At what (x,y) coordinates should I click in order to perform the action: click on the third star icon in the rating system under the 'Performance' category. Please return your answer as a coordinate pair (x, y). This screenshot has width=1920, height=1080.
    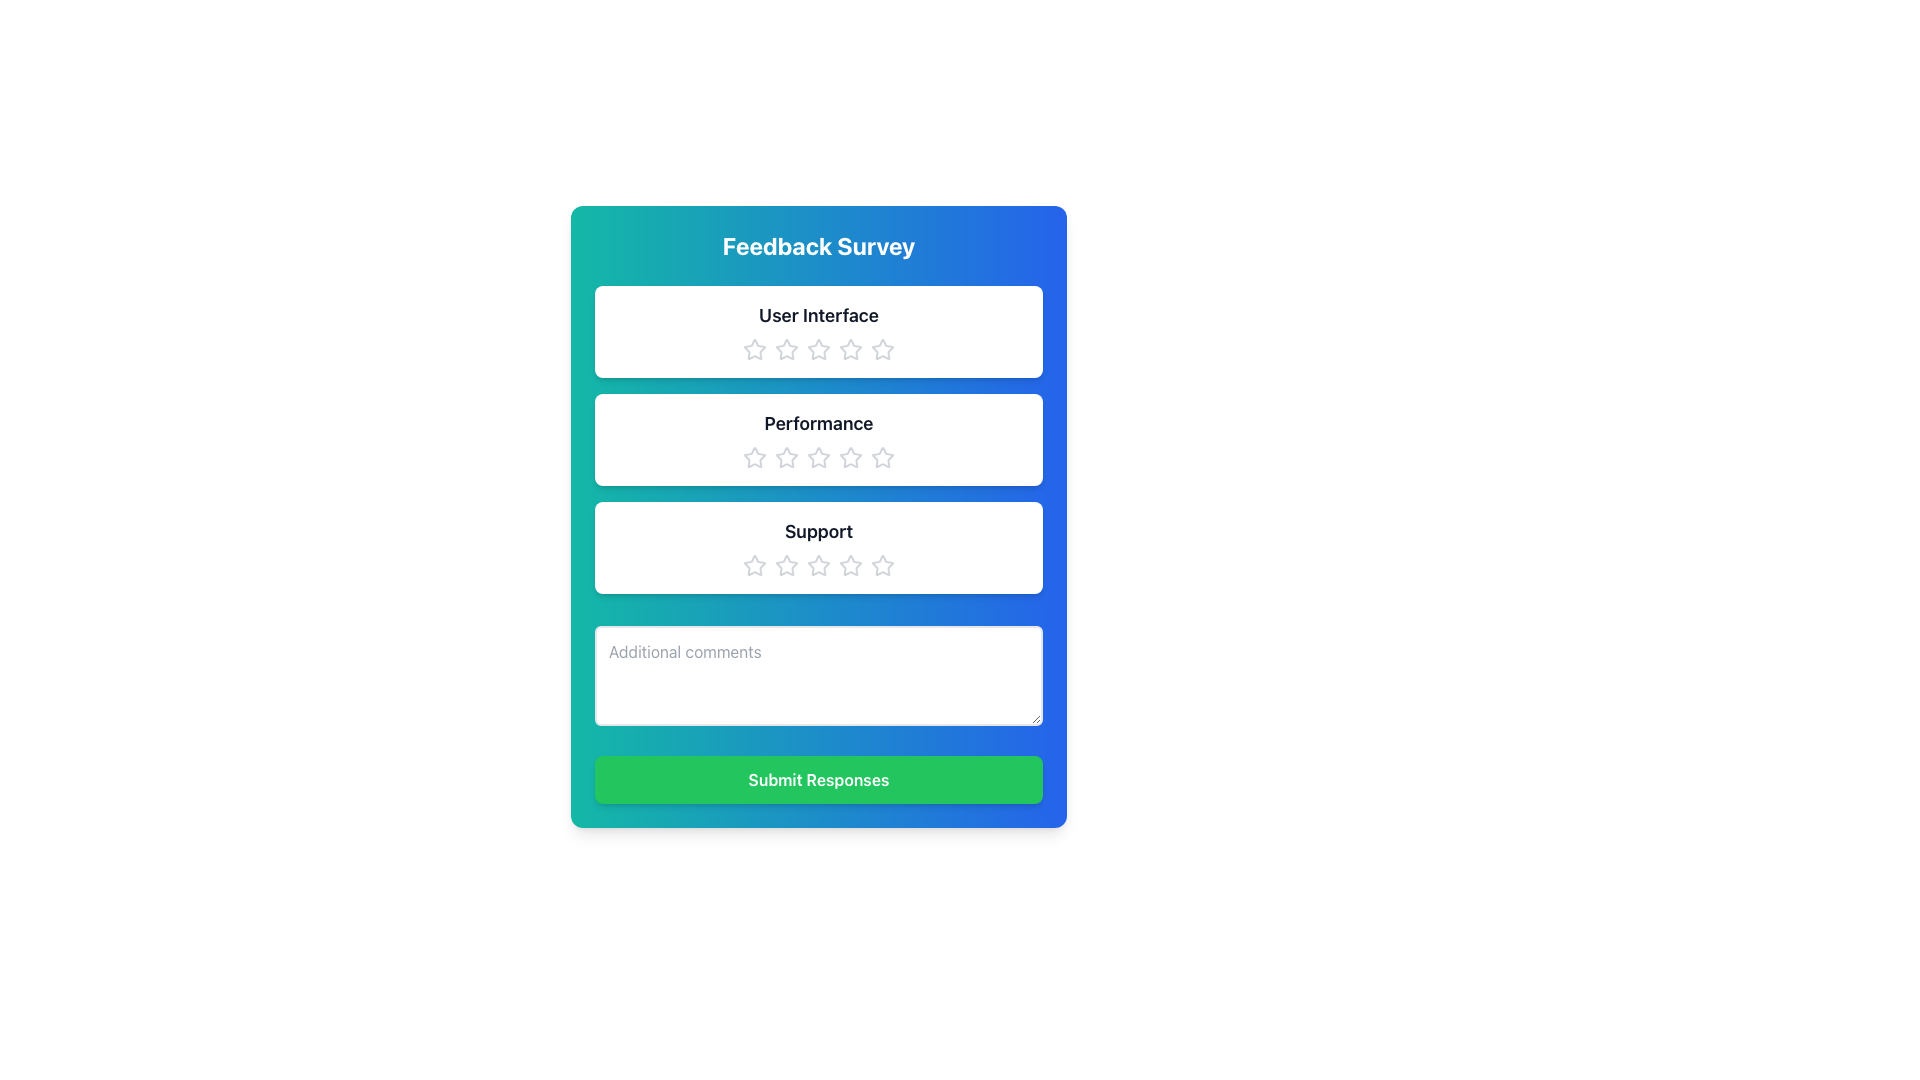
    Looking at the image, I should click on (850, 457).